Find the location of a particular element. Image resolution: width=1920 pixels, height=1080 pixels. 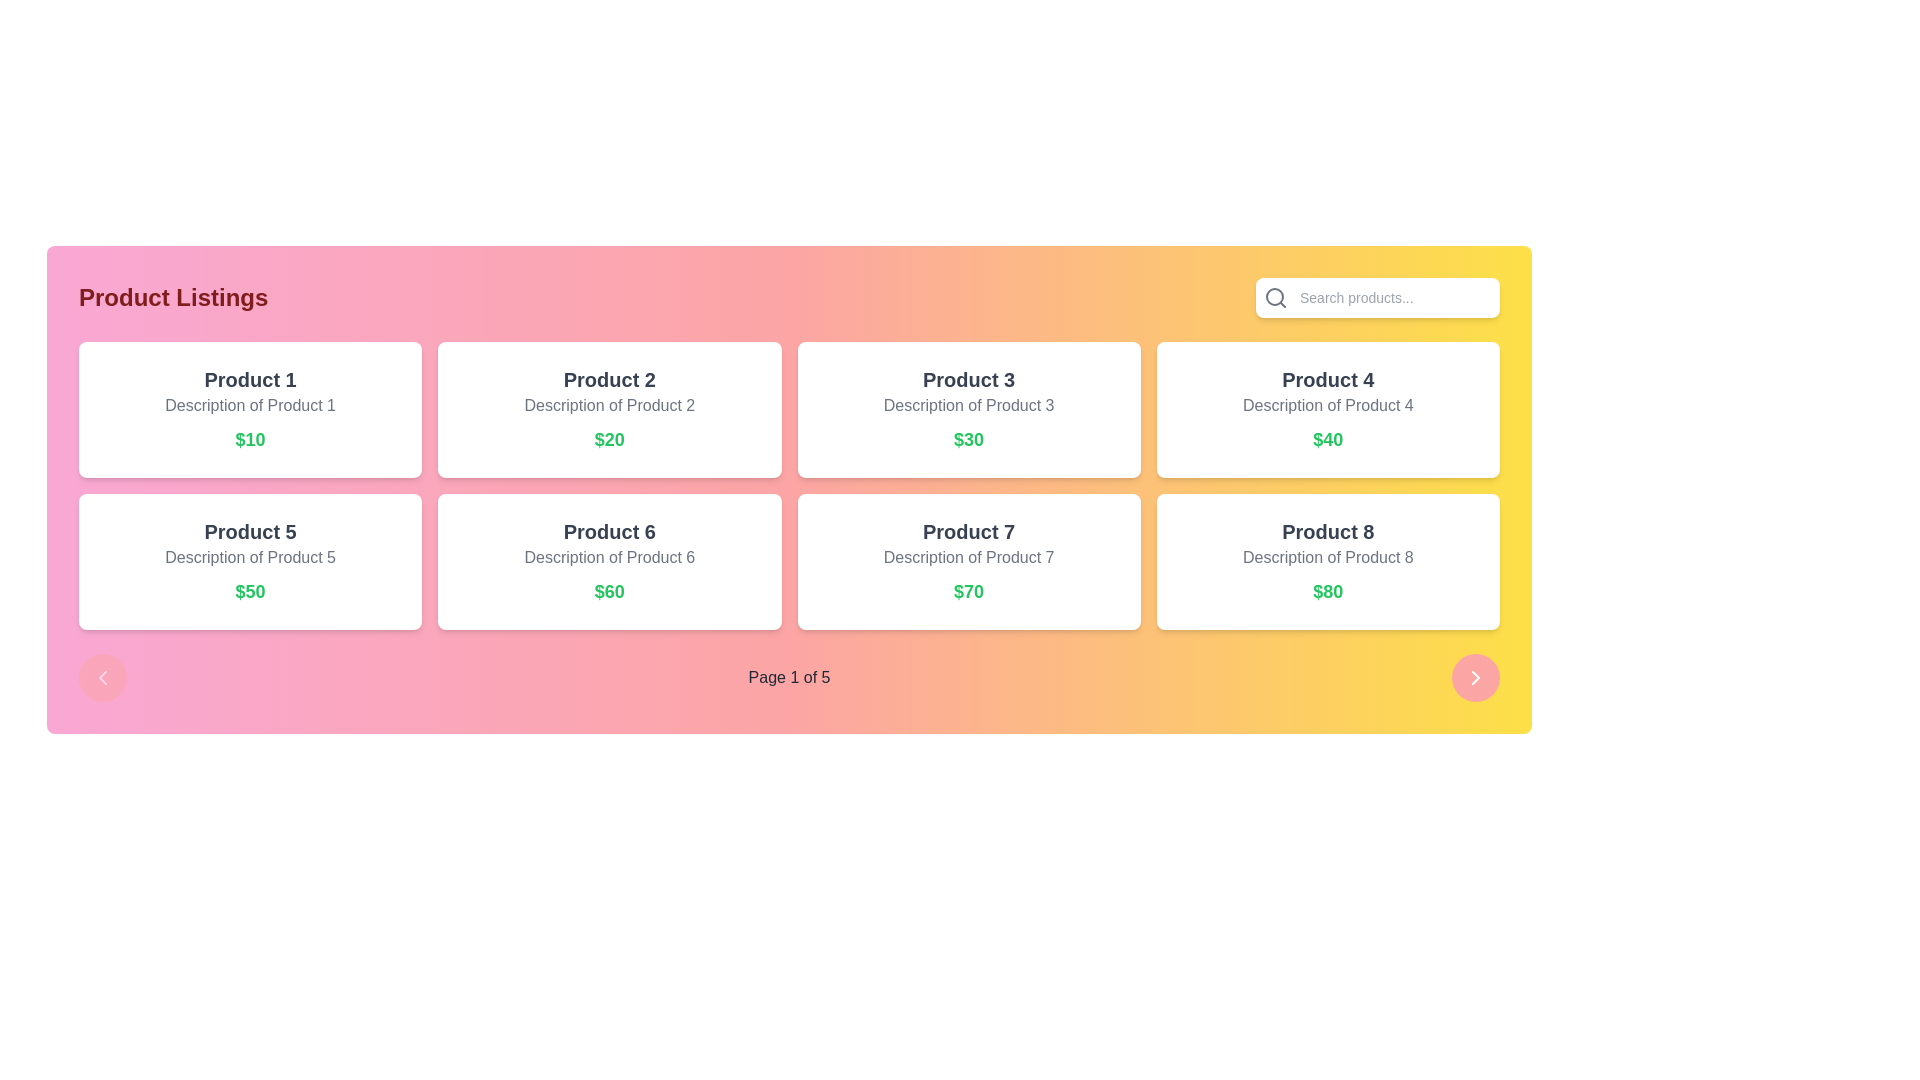

the navigational button located in the bottom-left of the pagination area is located at coordinates (101, 677).